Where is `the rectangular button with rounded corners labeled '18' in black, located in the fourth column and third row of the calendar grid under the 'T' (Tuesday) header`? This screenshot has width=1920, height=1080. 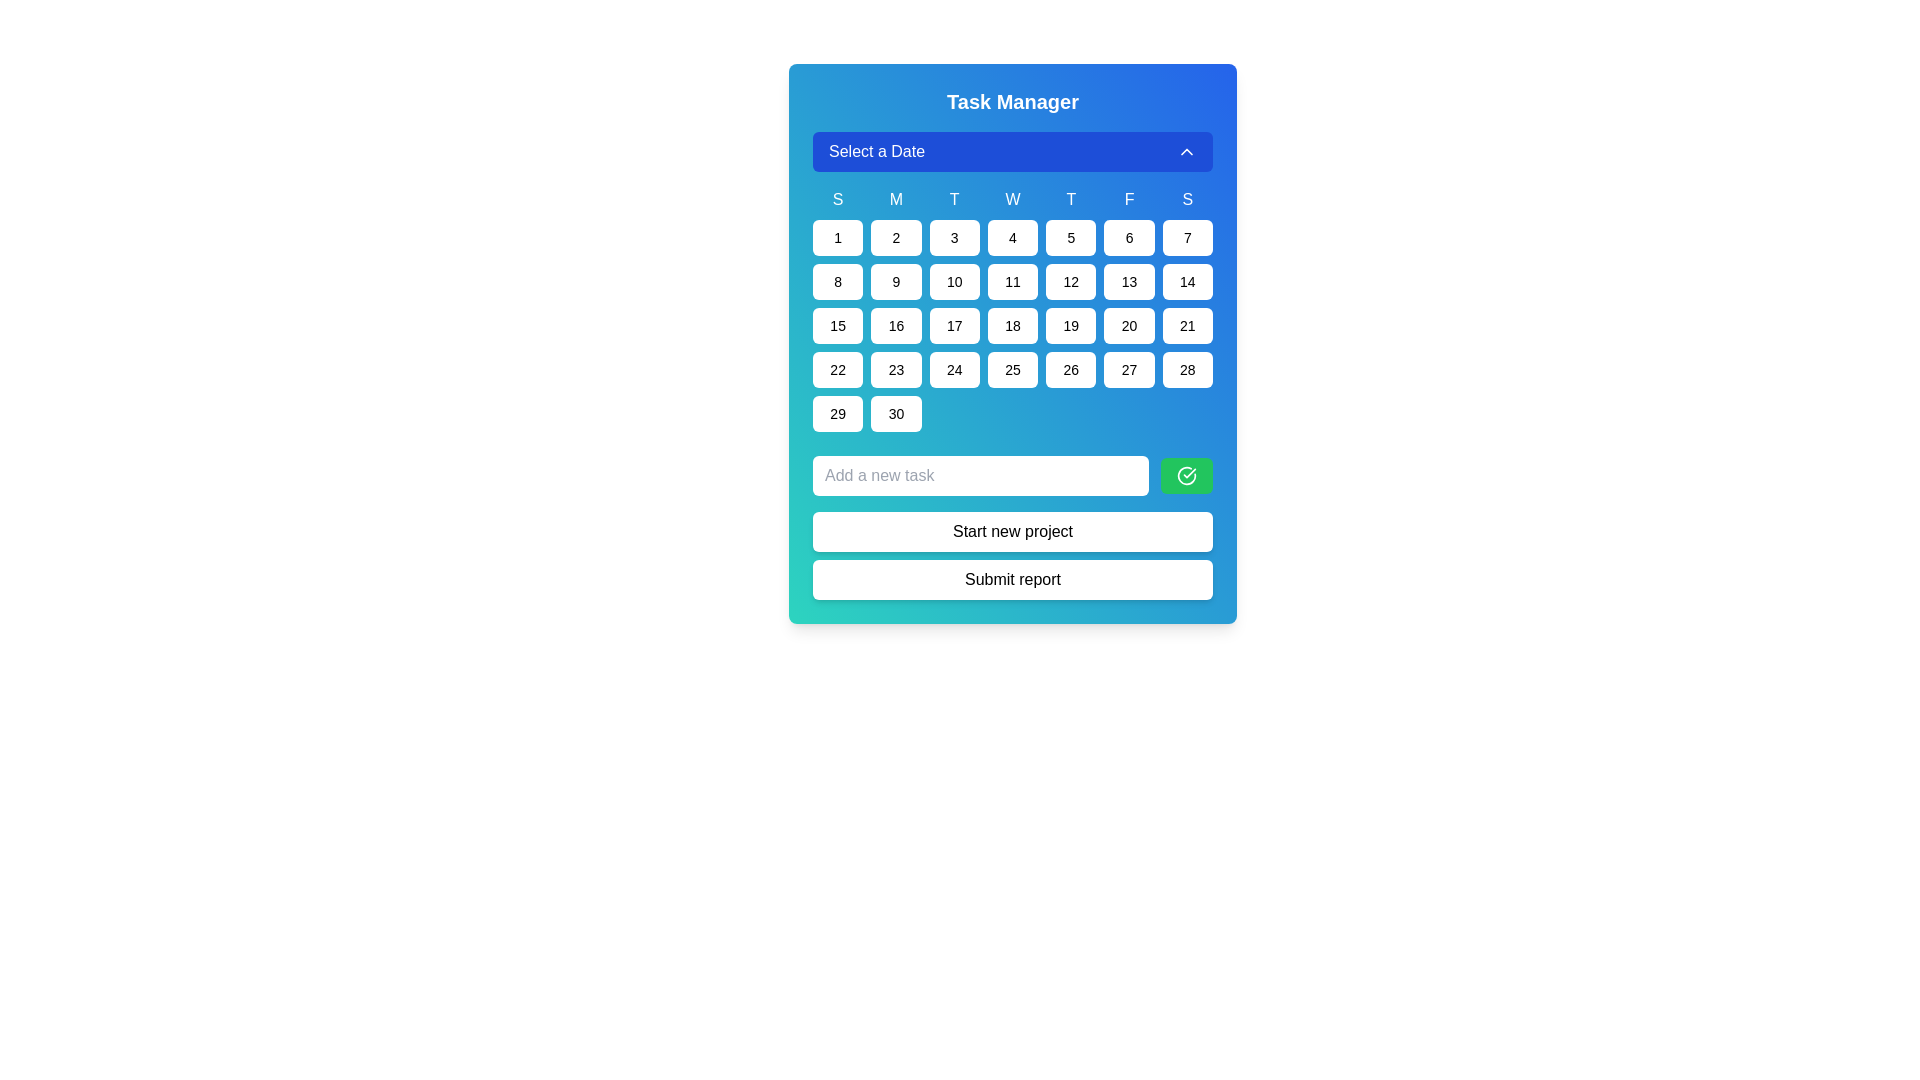 the rectangular button with rounded corners labeled '18' in black, located in the fourth column and third row of the calendar grid under the 'T' (Tuesday) header is located at coordinates (1012, 325).